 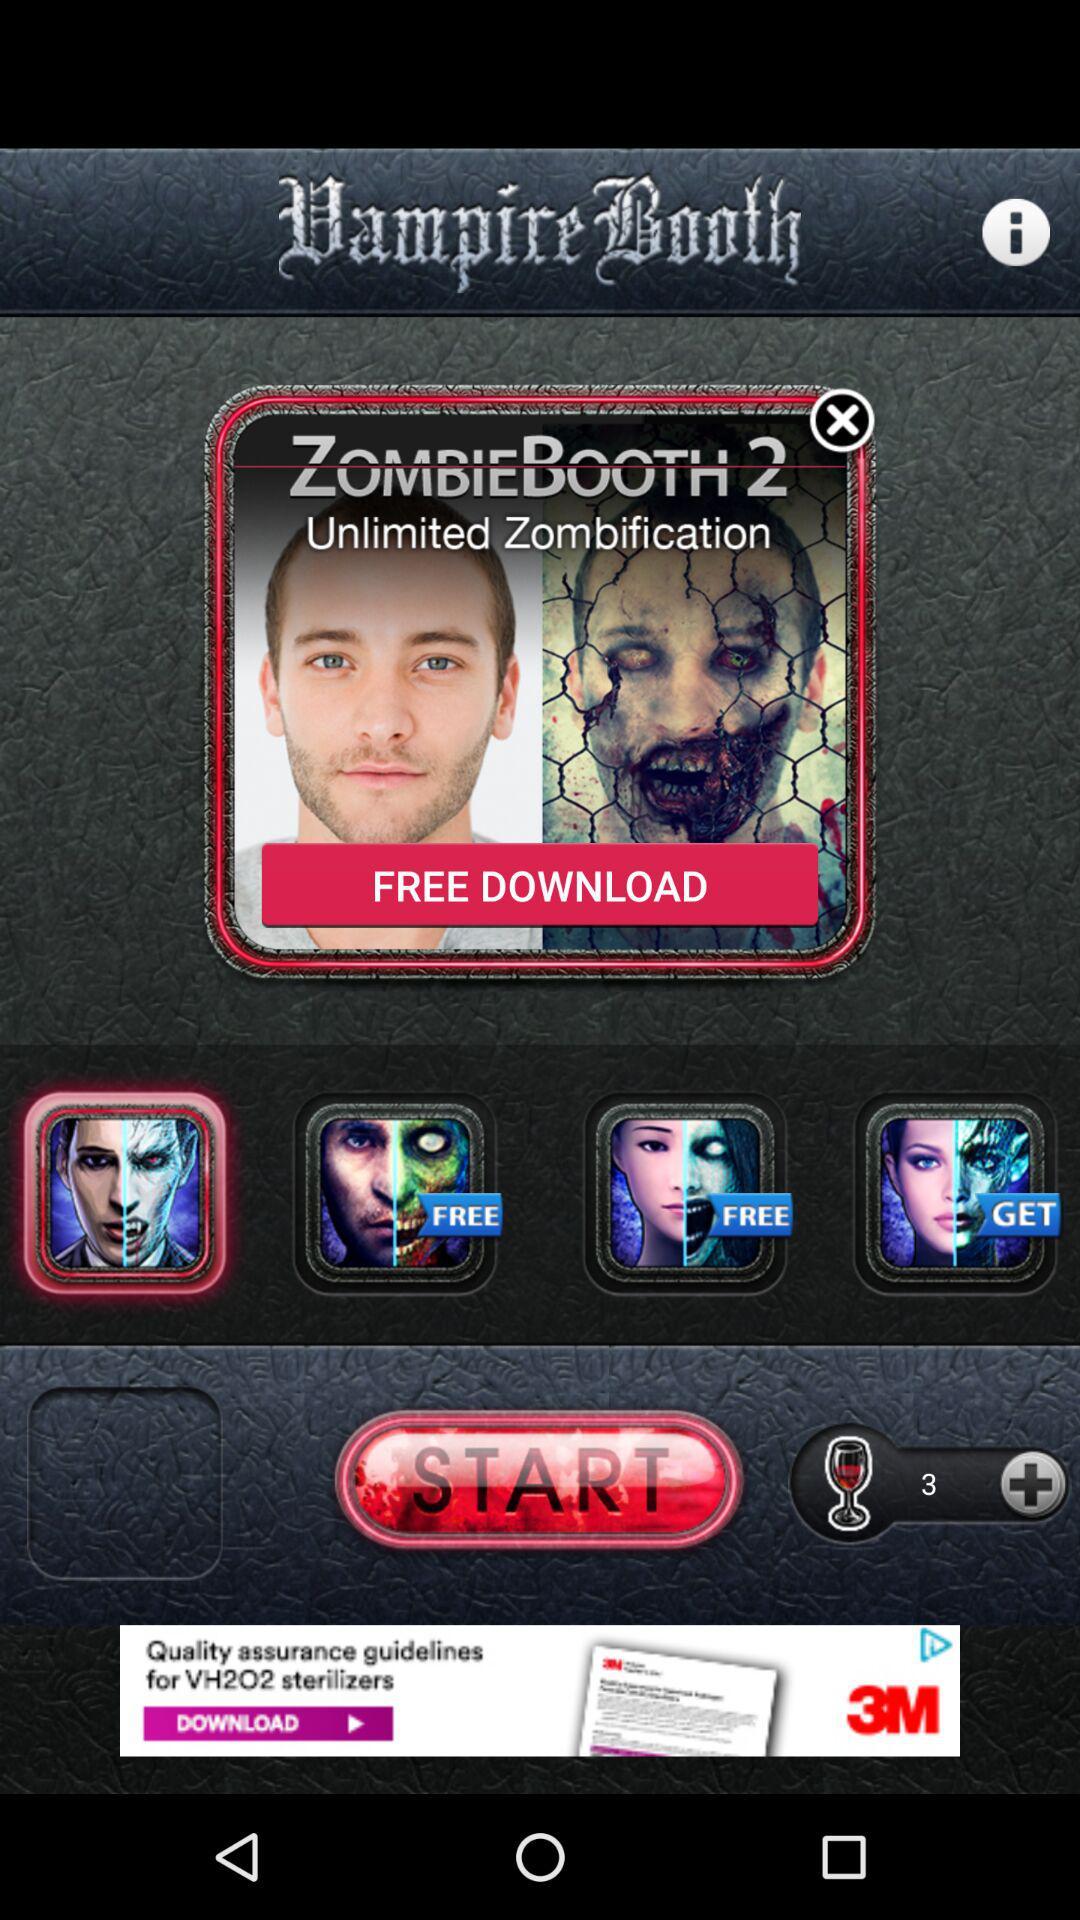 I want to click on more information, so click(x=1016, y=232).